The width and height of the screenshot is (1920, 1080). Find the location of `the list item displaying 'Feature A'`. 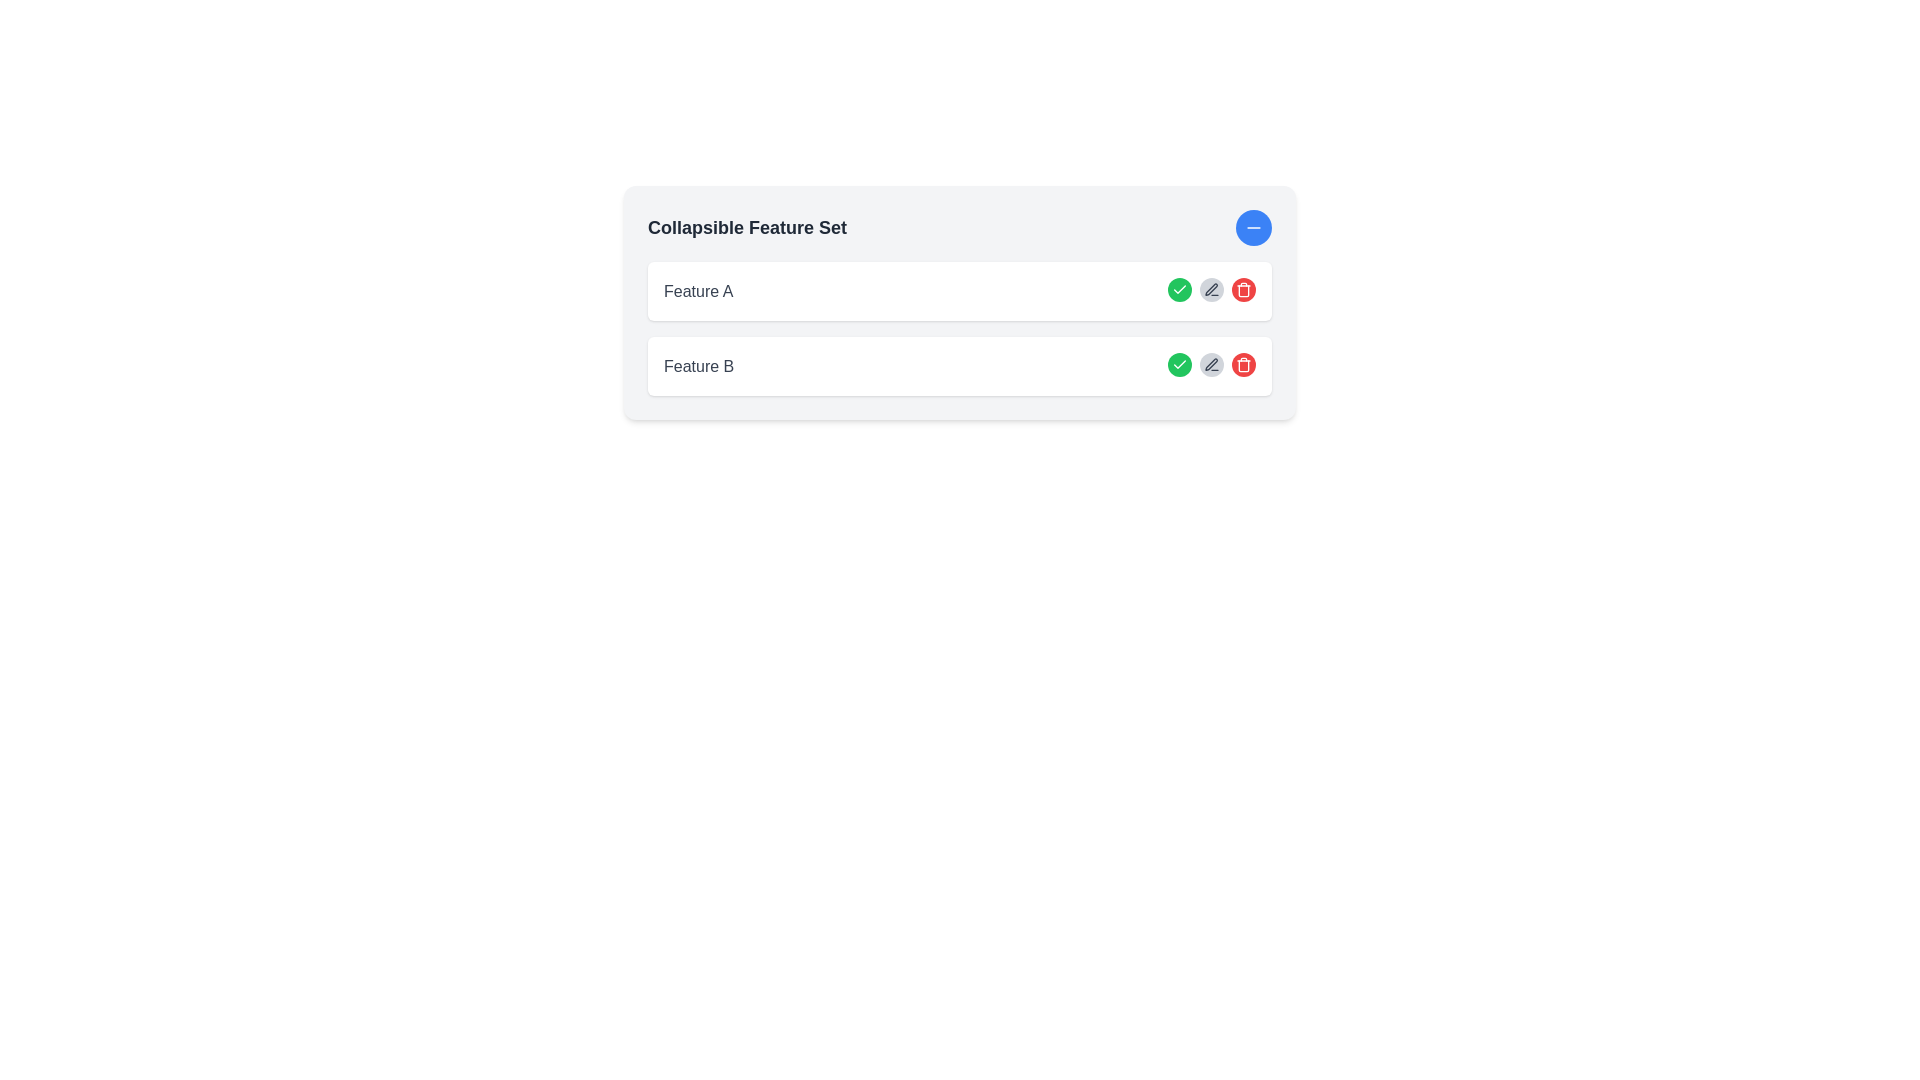

the list item displaying 'Feature A' is located at coordinates (960, 290).